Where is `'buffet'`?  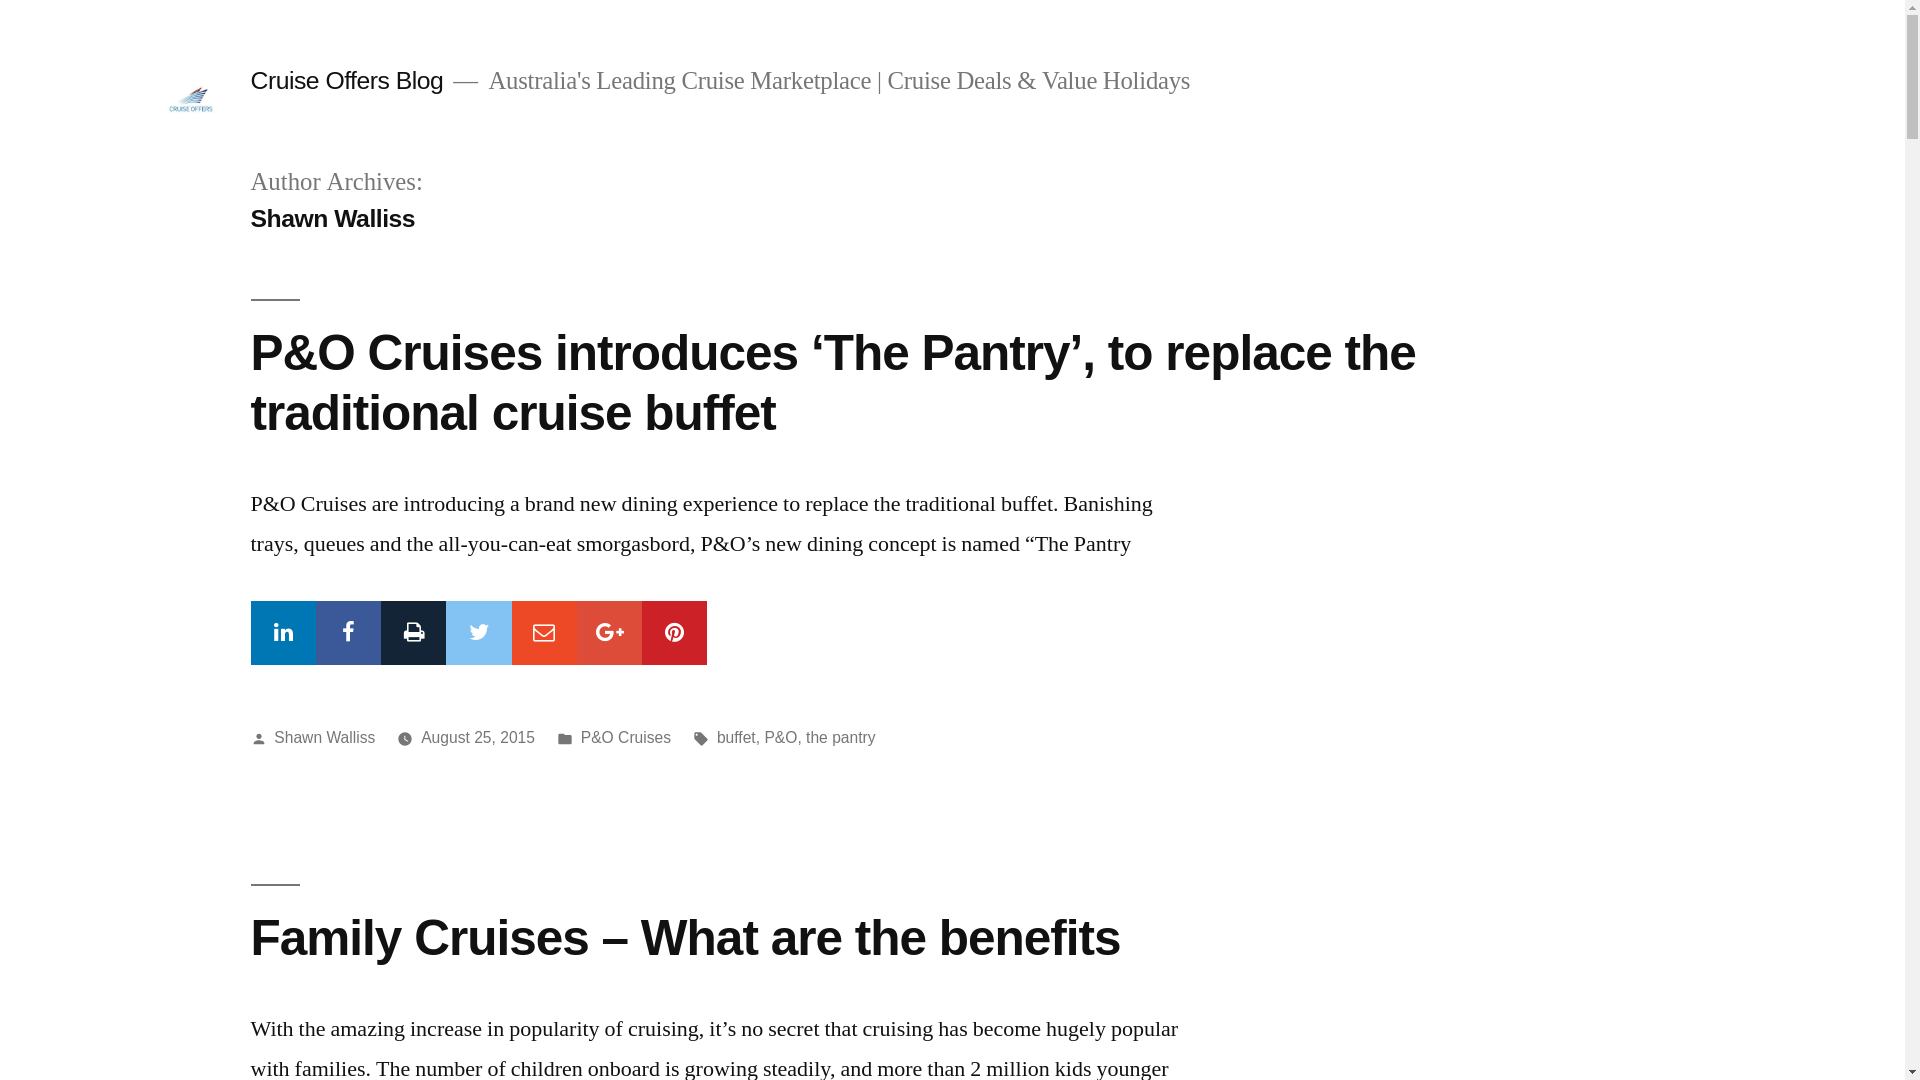 'buffet' is located at coordinates (735, 737).